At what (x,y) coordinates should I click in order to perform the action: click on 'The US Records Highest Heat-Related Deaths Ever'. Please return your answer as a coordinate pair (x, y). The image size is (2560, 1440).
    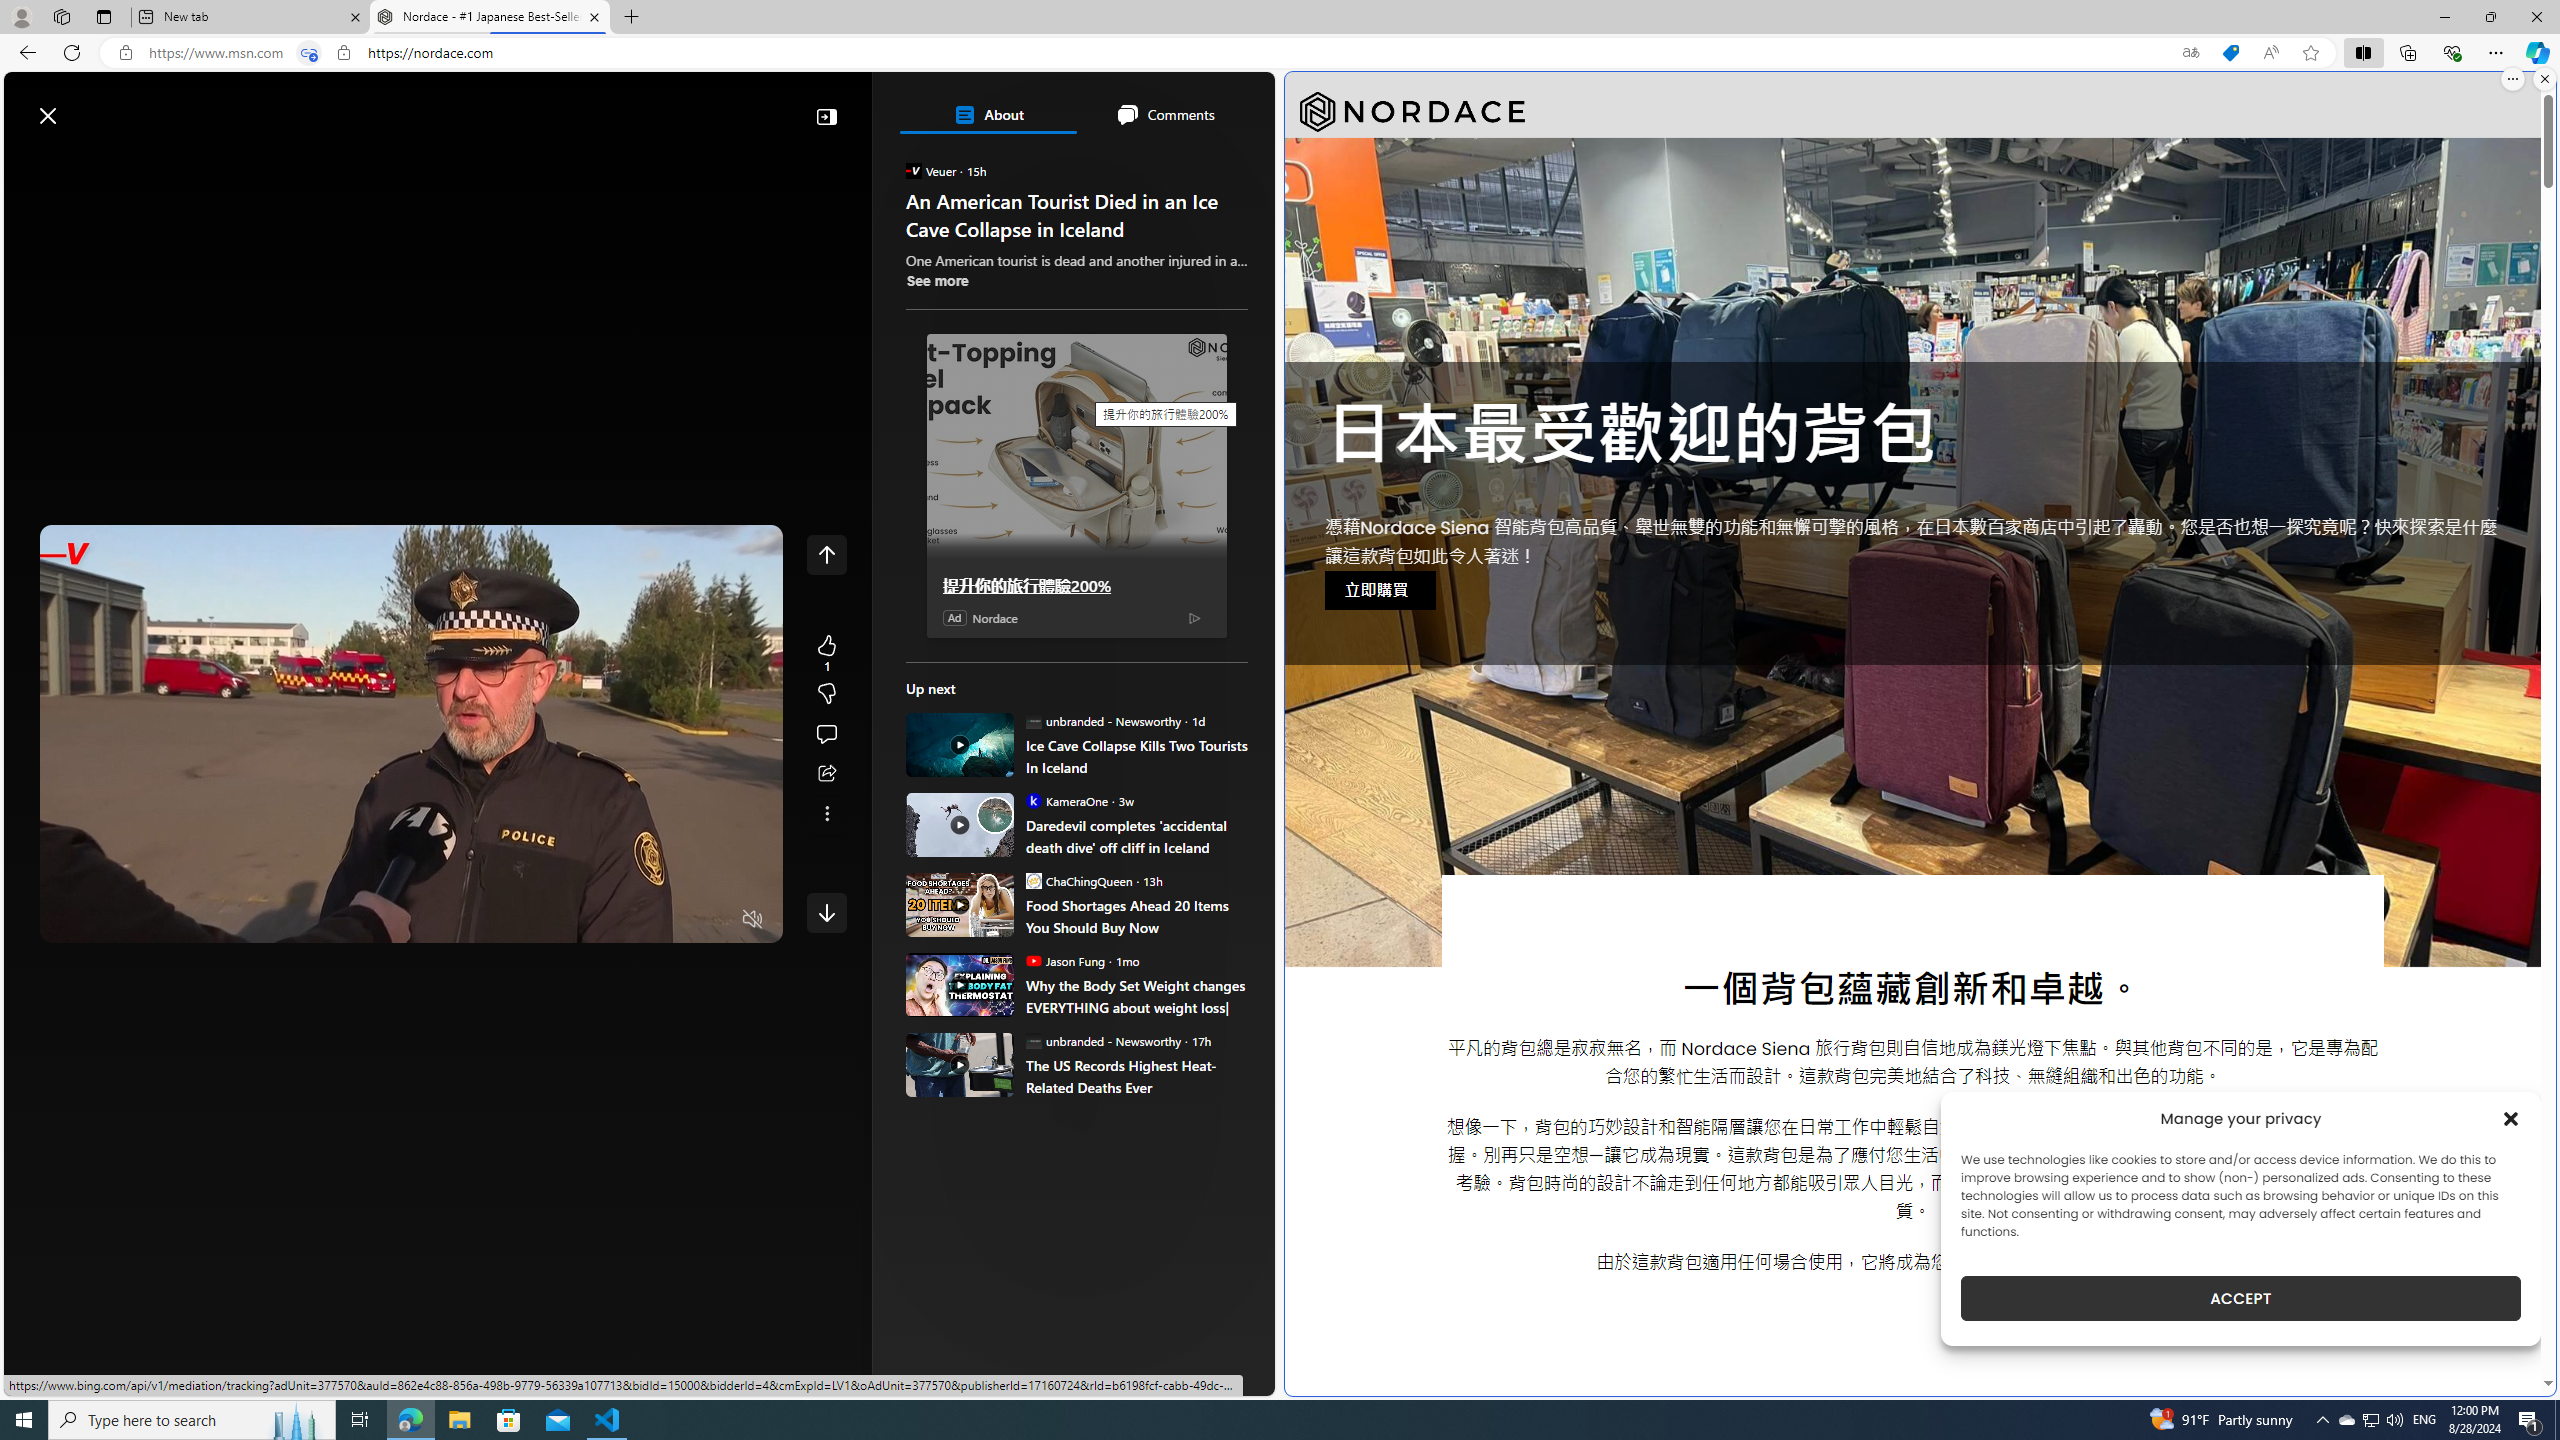
    Looking at the image, I should click on (1136, 1076).